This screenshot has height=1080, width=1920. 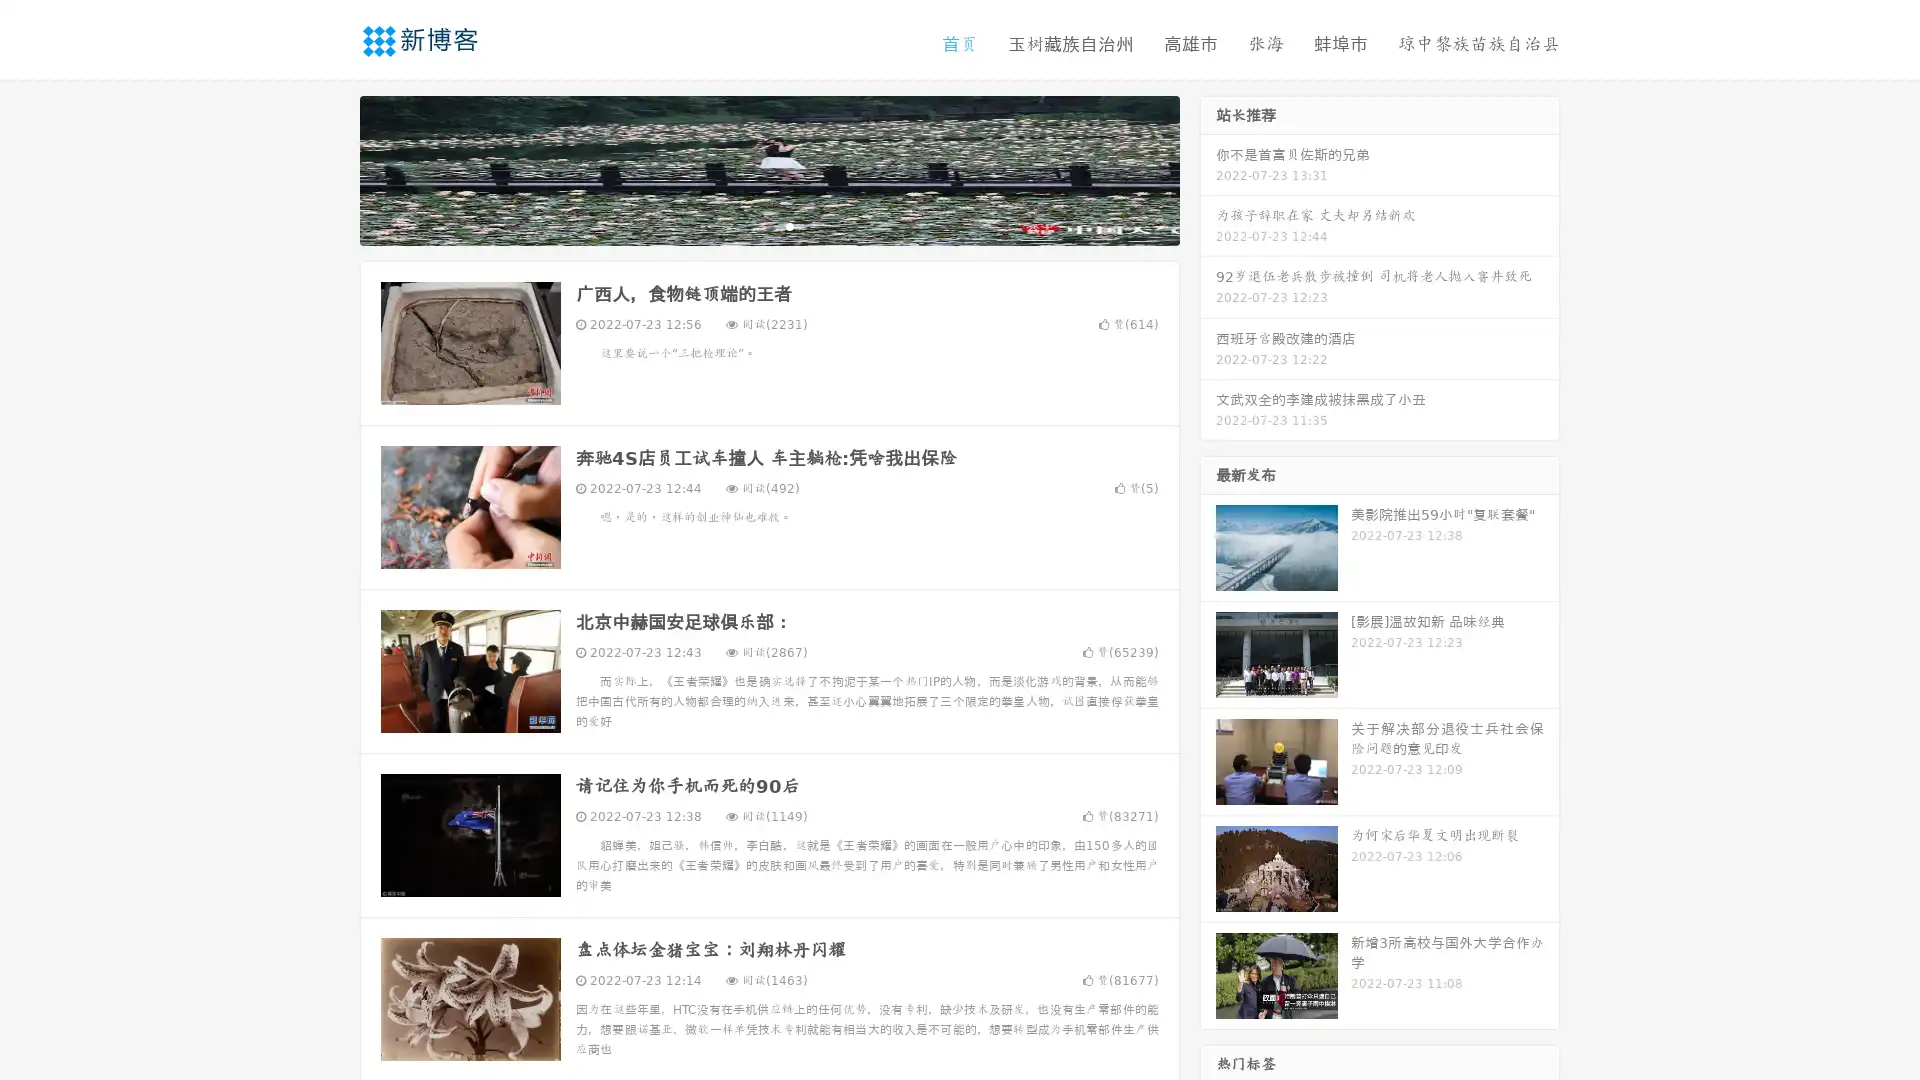 What do you see at coordinates (1208, 168) in the screenshot?
I see `Next slide` at bounding box center [1208, 168].